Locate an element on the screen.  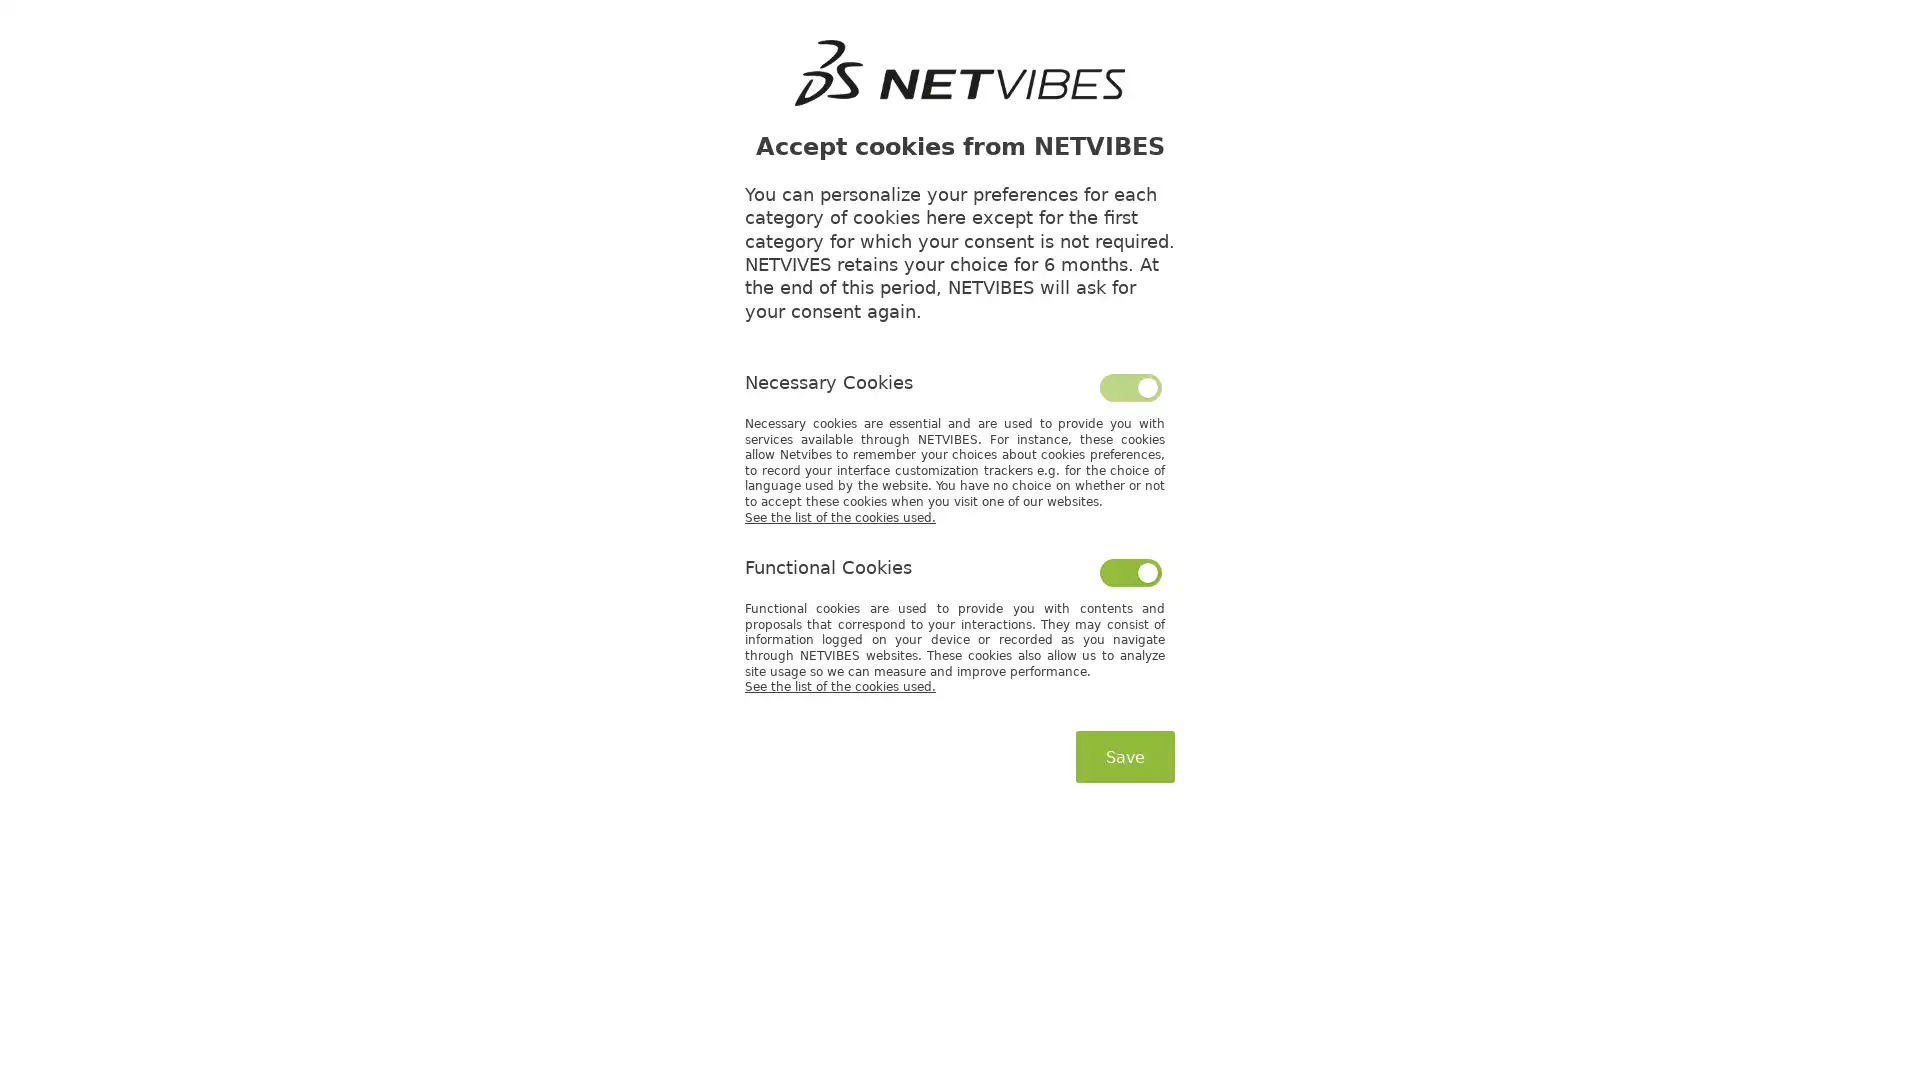
Save is located at coordinates (1125, 756).